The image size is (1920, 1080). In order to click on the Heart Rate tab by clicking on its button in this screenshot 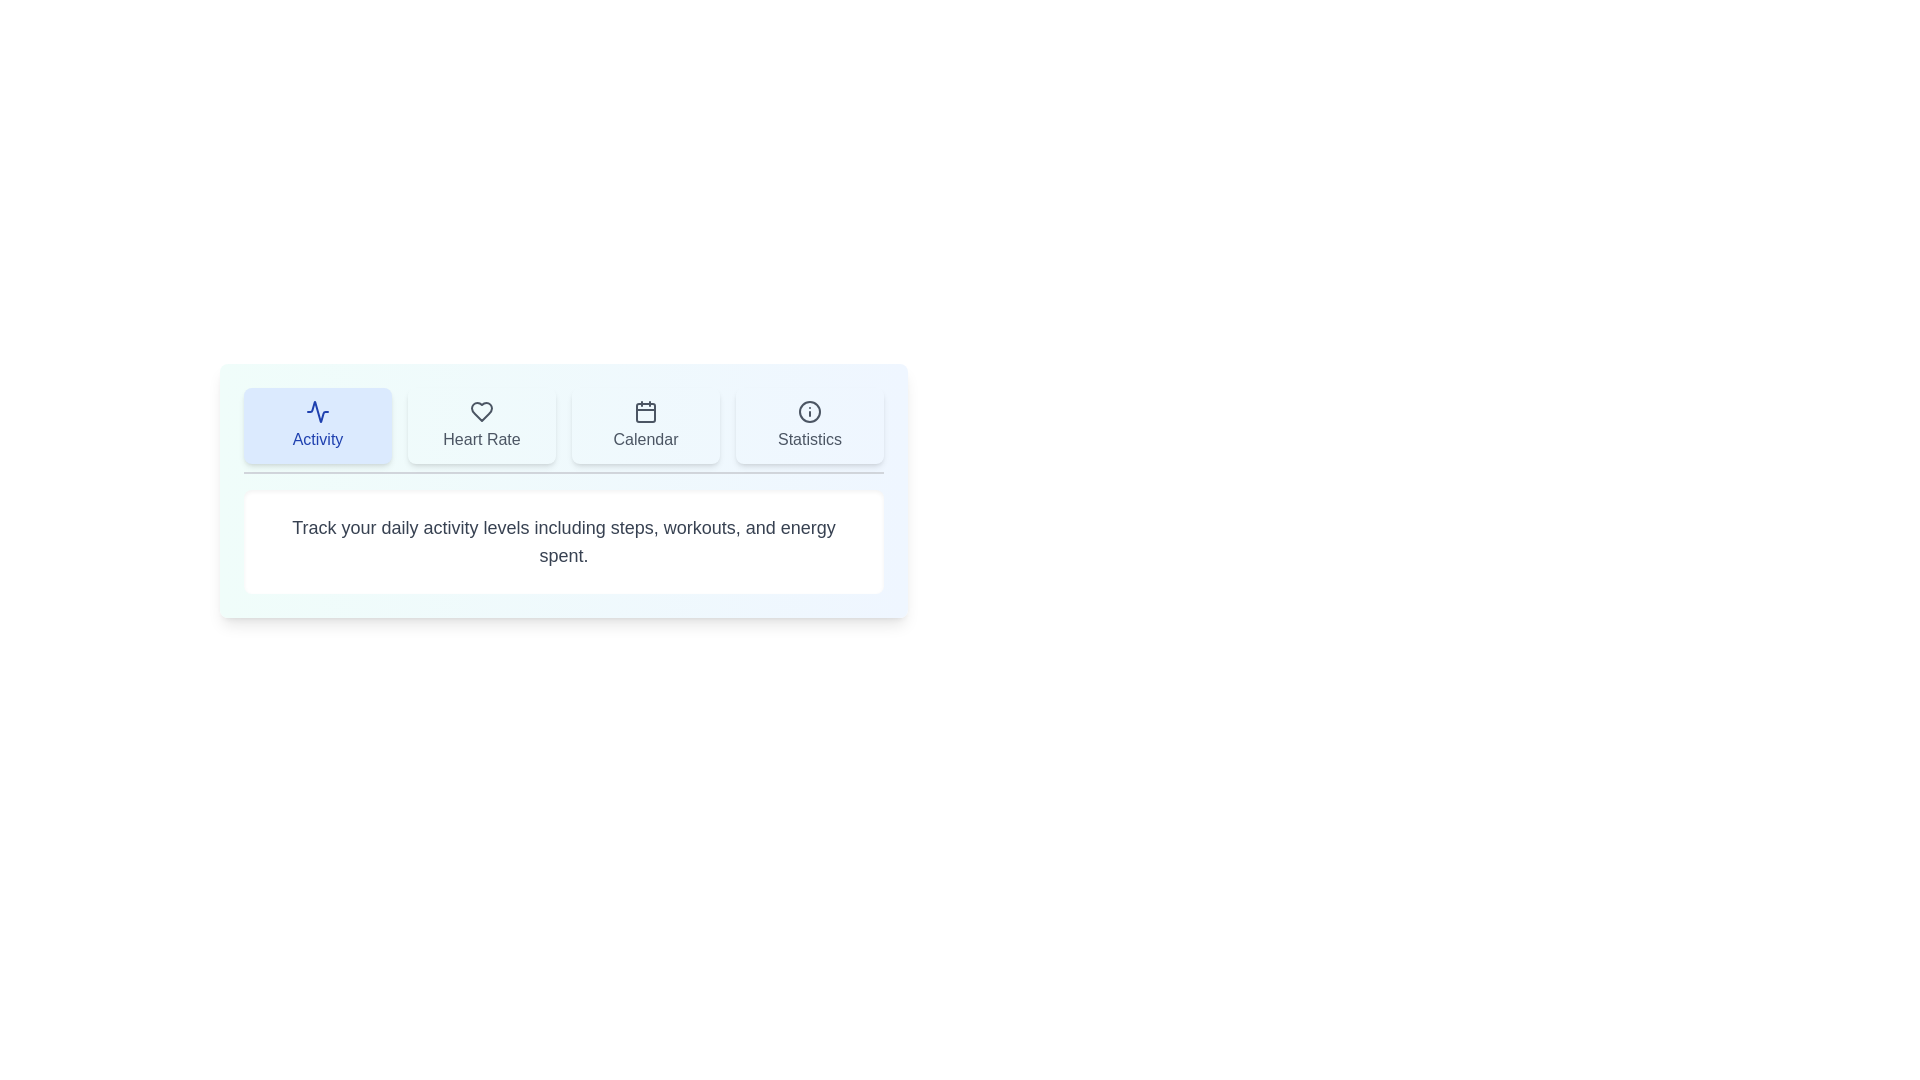, I will do `click(481, 424)`.